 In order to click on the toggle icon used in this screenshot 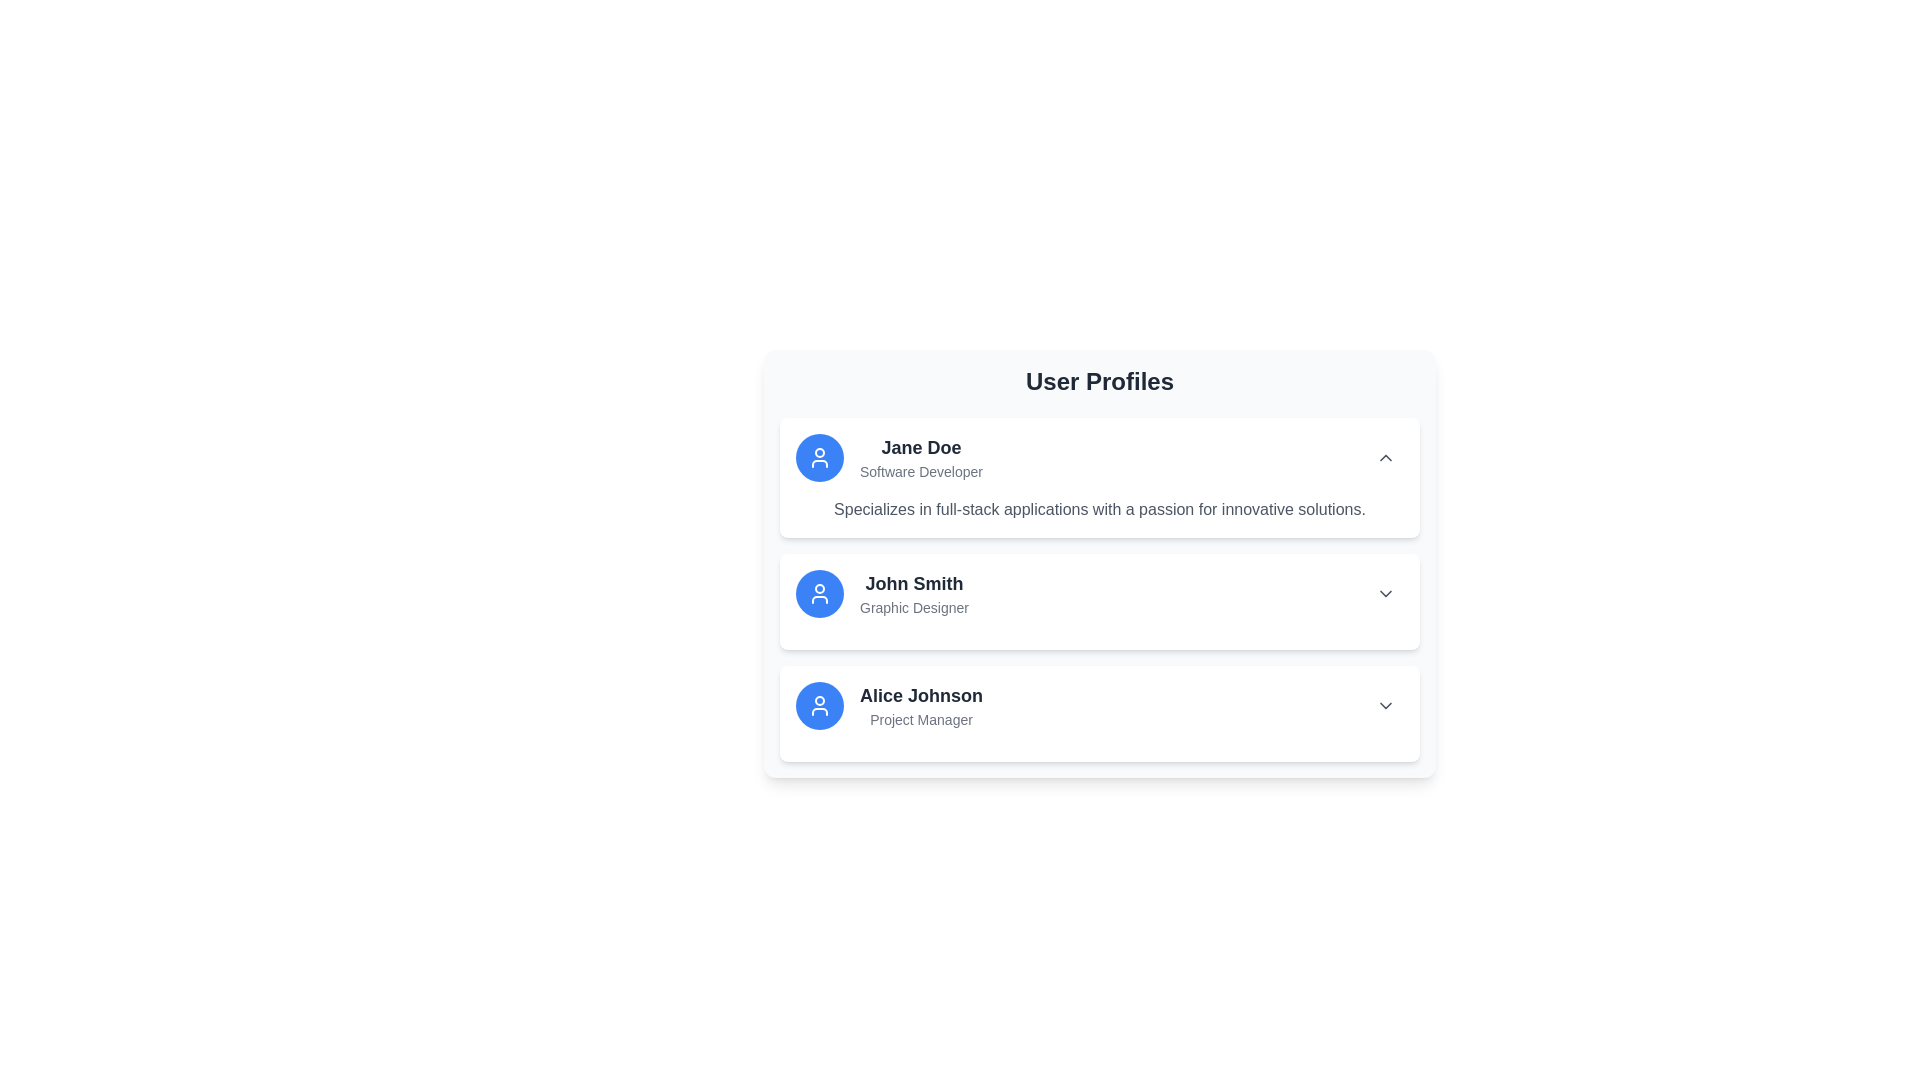, I will do `click(1385, 704)`.